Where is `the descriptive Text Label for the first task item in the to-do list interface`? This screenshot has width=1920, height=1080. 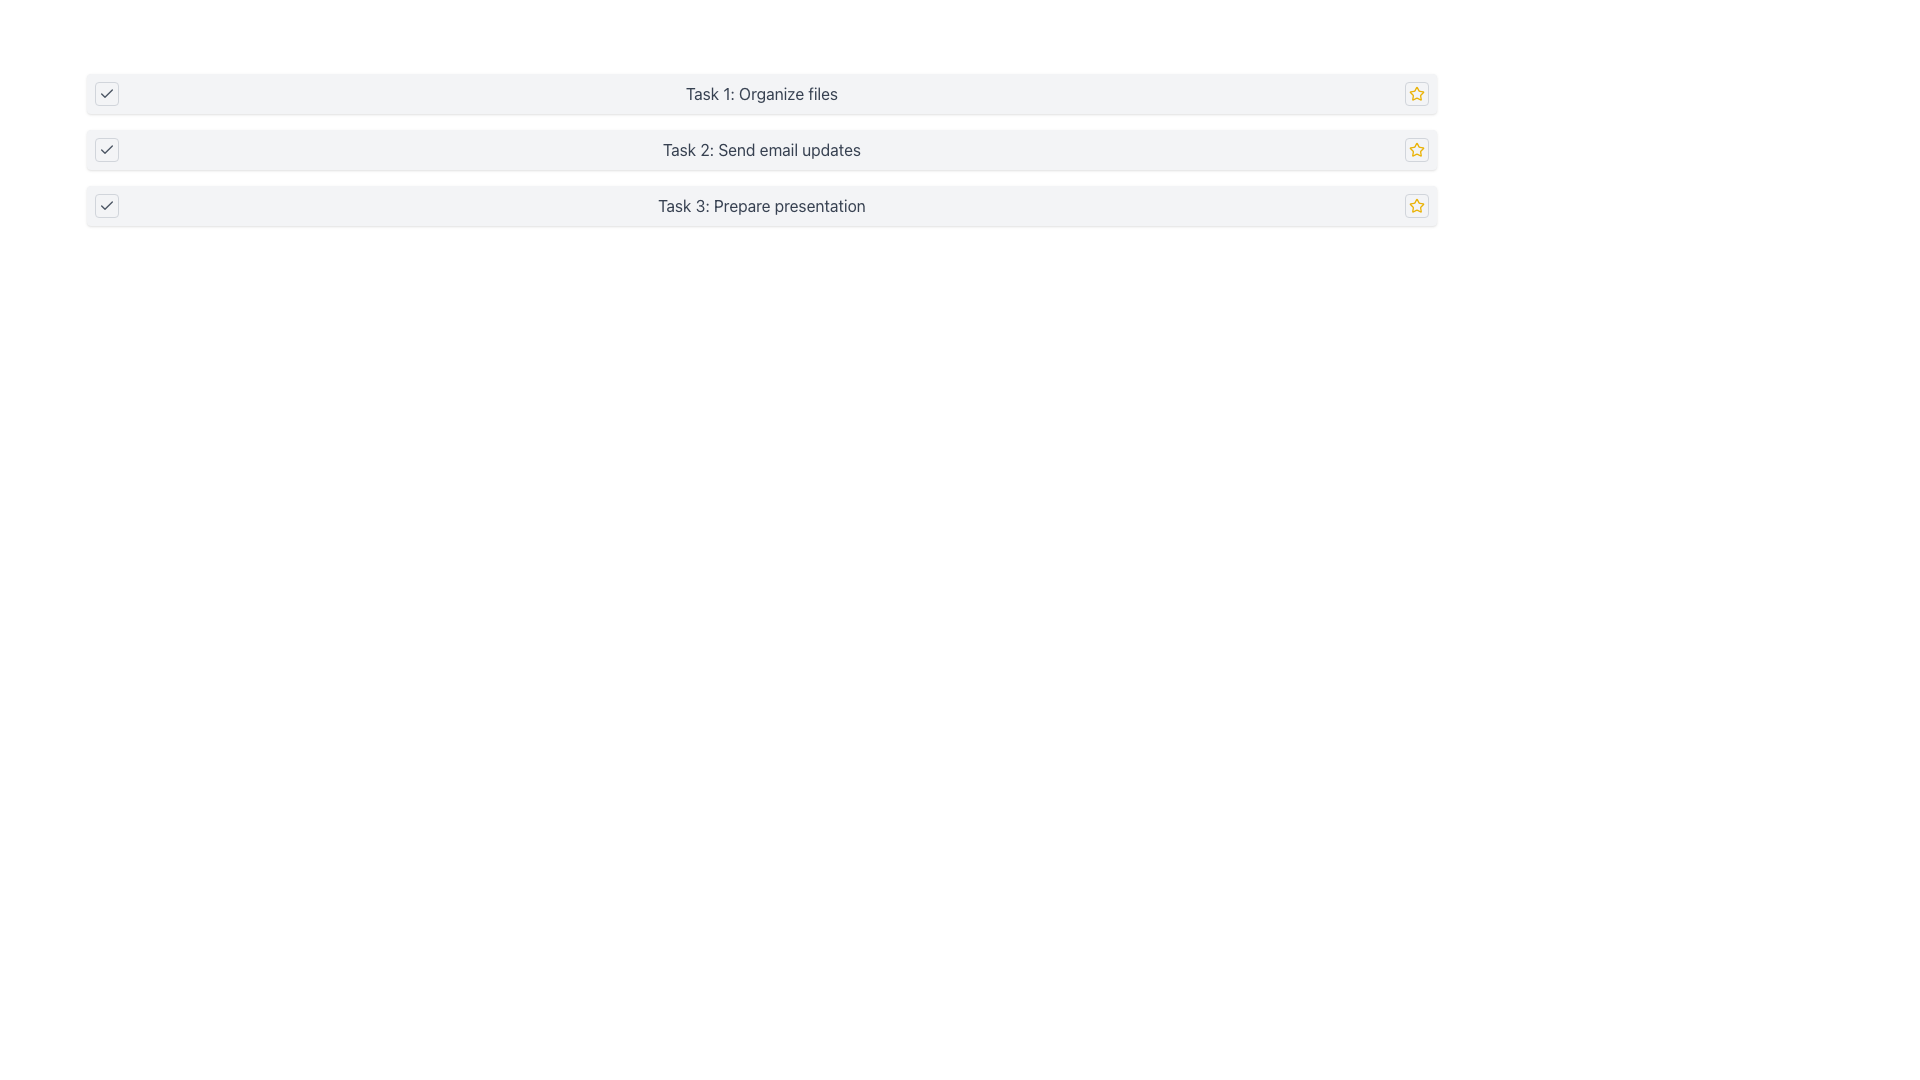
the descriptive Text Label for the first task item in the to-do list interface is located at coordinates (761, 93).